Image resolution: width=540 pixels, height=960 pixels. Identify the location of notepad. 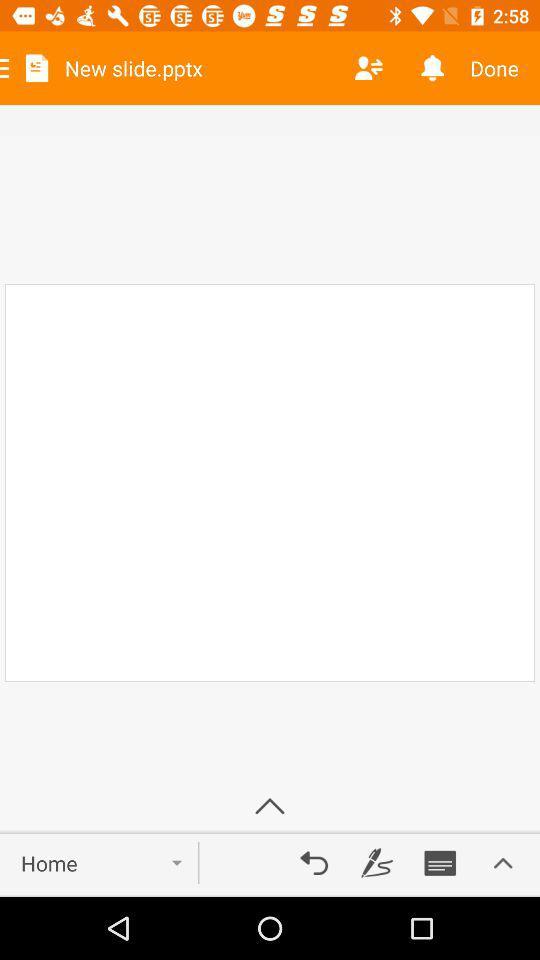
(440, 862).